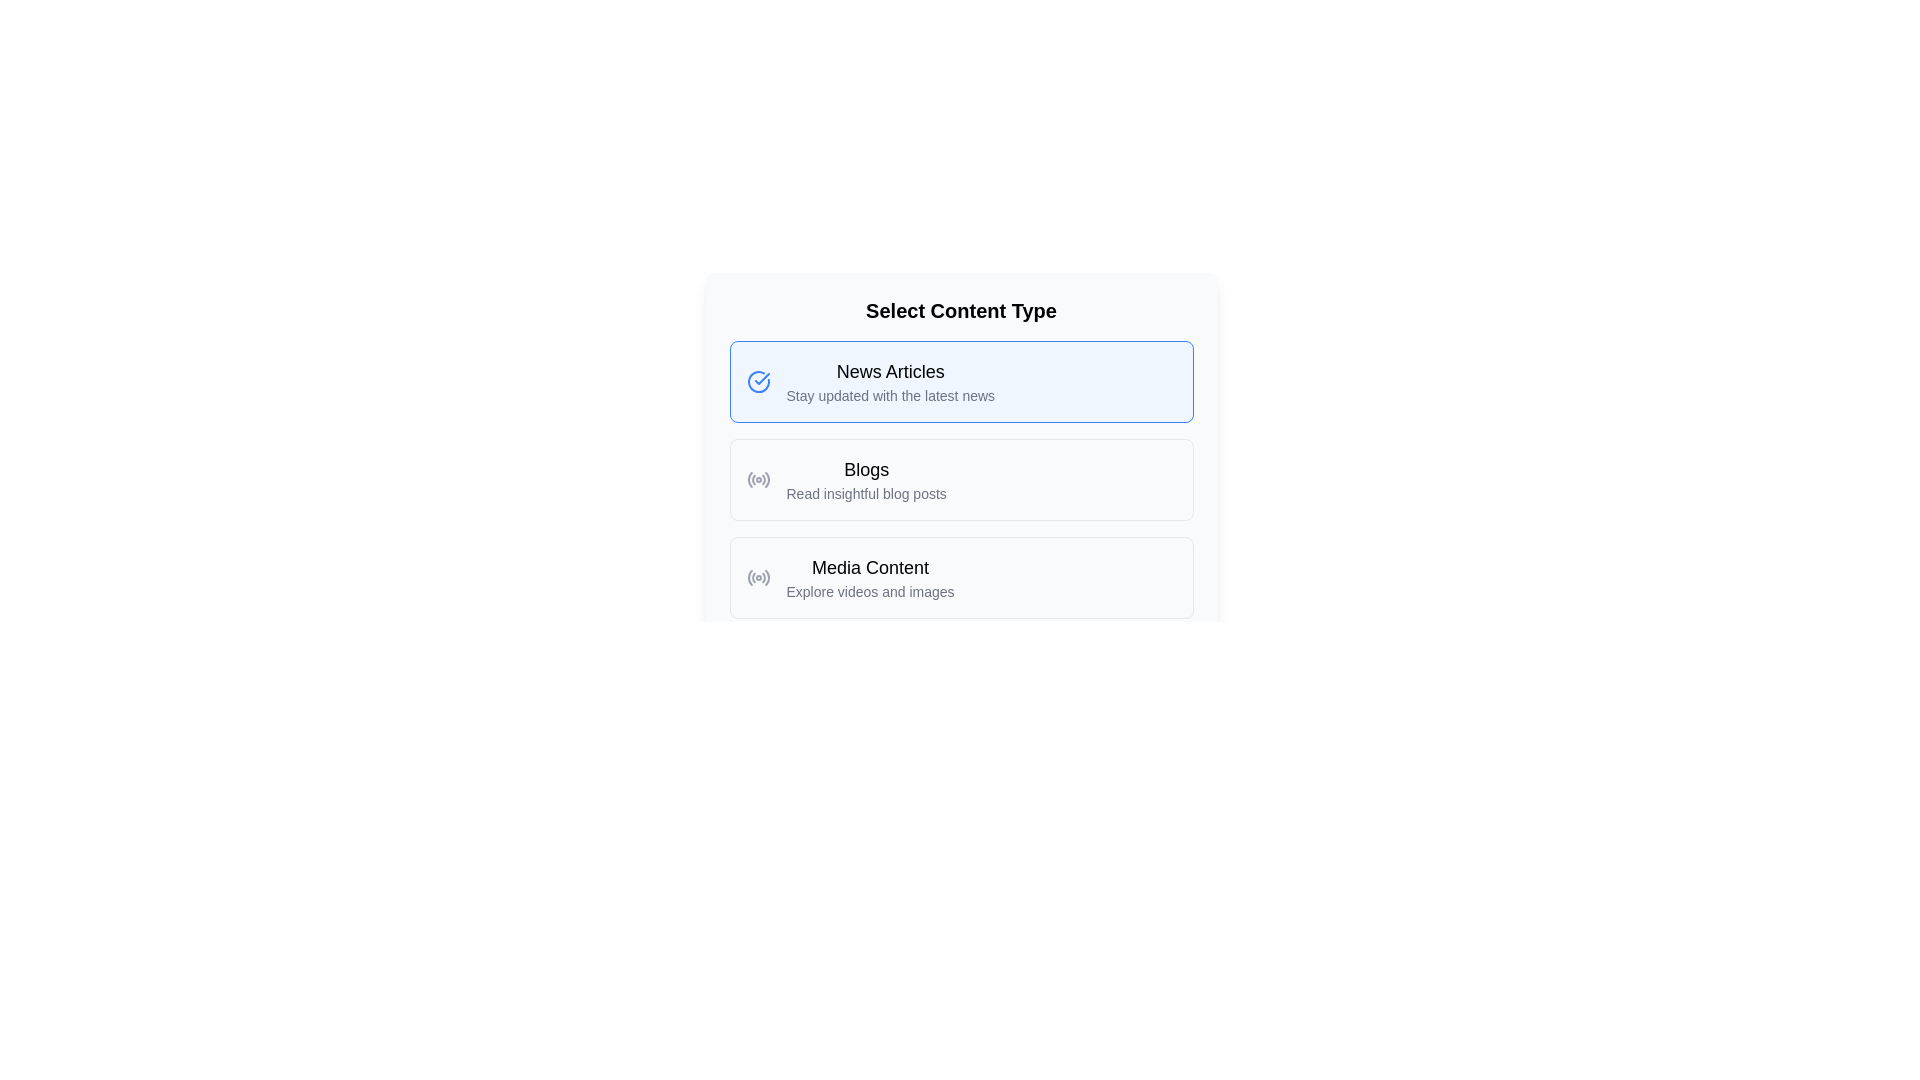 This screenshot has width=1920, height=1080. What do you see at coordinates (870, 590) in the screenshot?
I see `the descriptive text label located below the 'Media Content' header, which provides additional information about the section` at bounding box center [870, 590].